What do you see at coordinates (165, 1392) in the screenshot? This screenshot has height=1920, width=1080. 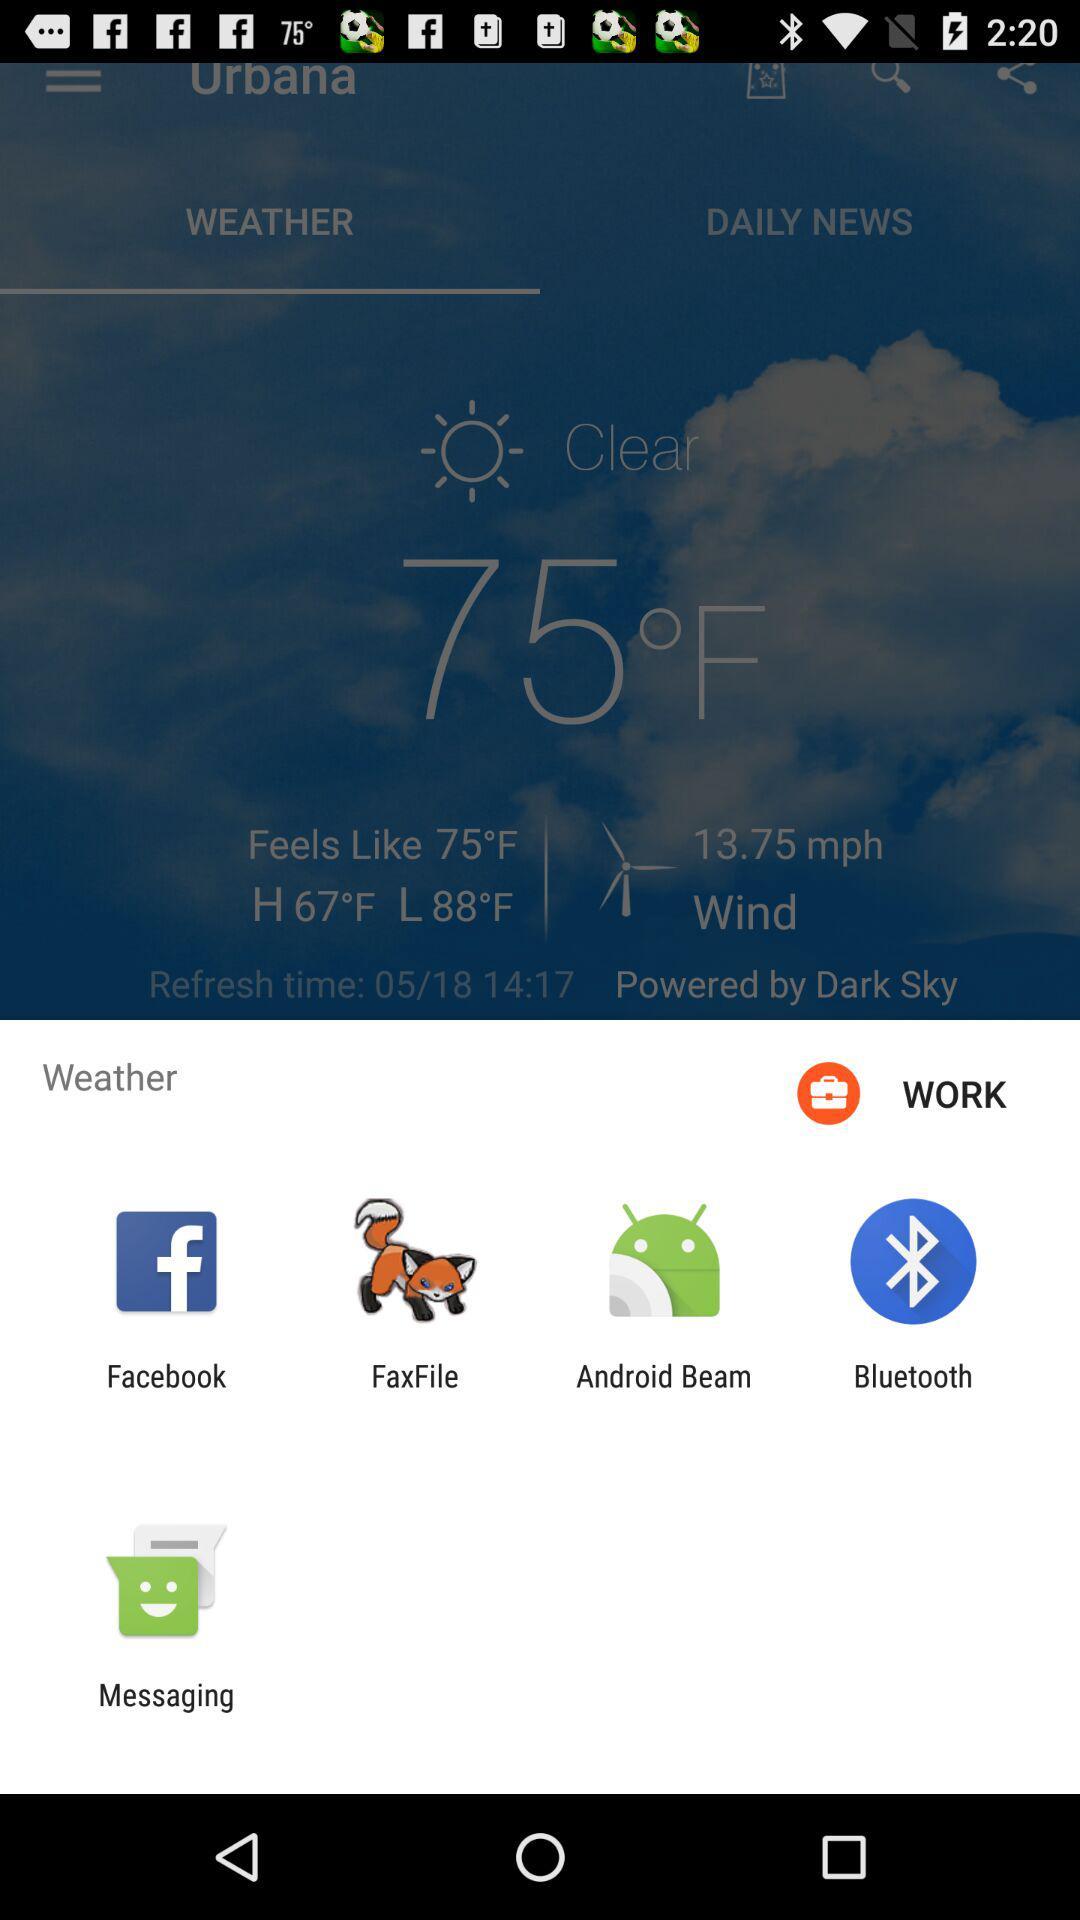 I see `facebook` at bounding box center [165, 1392].